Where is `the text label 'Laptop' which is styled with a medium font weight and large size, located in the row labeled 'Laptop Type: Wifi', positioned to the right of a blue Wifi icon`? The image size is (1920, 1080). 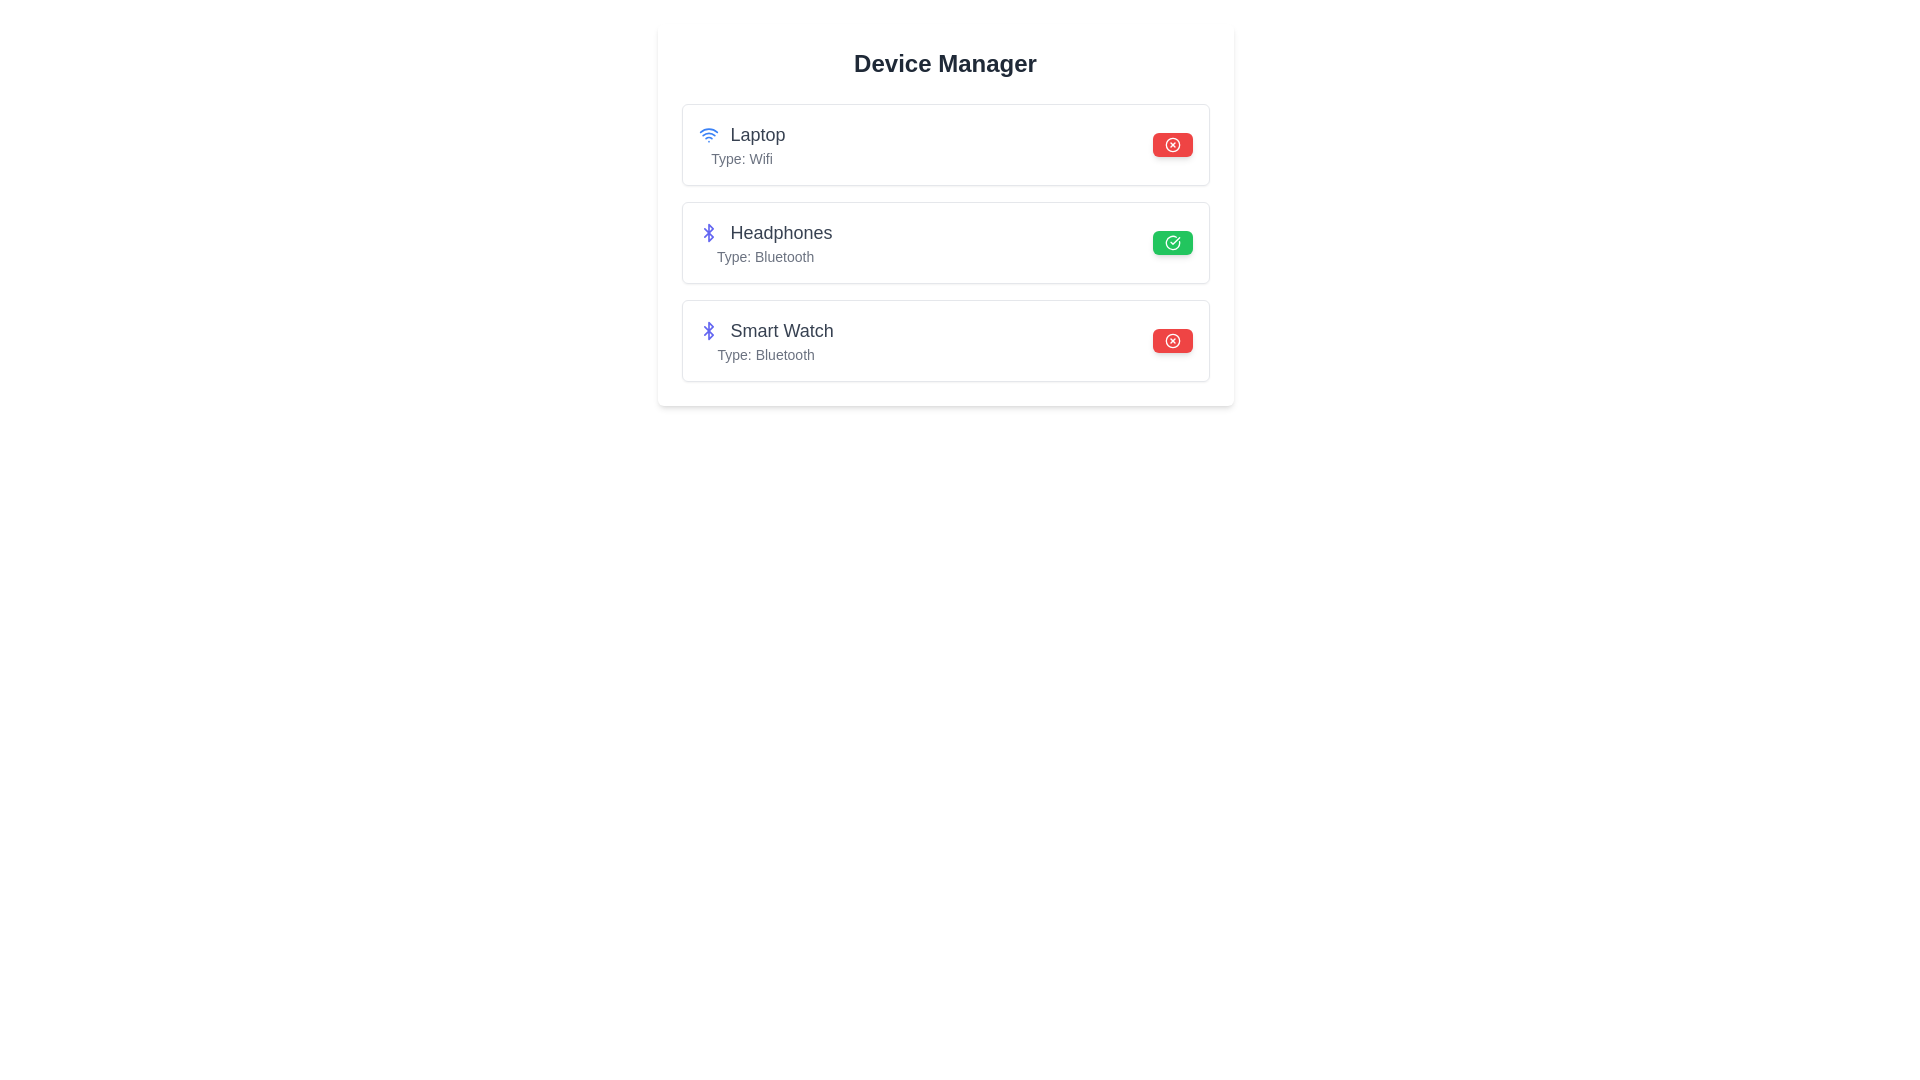 the text label 'Laptop' which is styled with a medium font weight and large size, located in the row labeled 'Laptop Type: Wifi', positioned to the right of a blue Wifi icon is located at coordinates (741, 135).